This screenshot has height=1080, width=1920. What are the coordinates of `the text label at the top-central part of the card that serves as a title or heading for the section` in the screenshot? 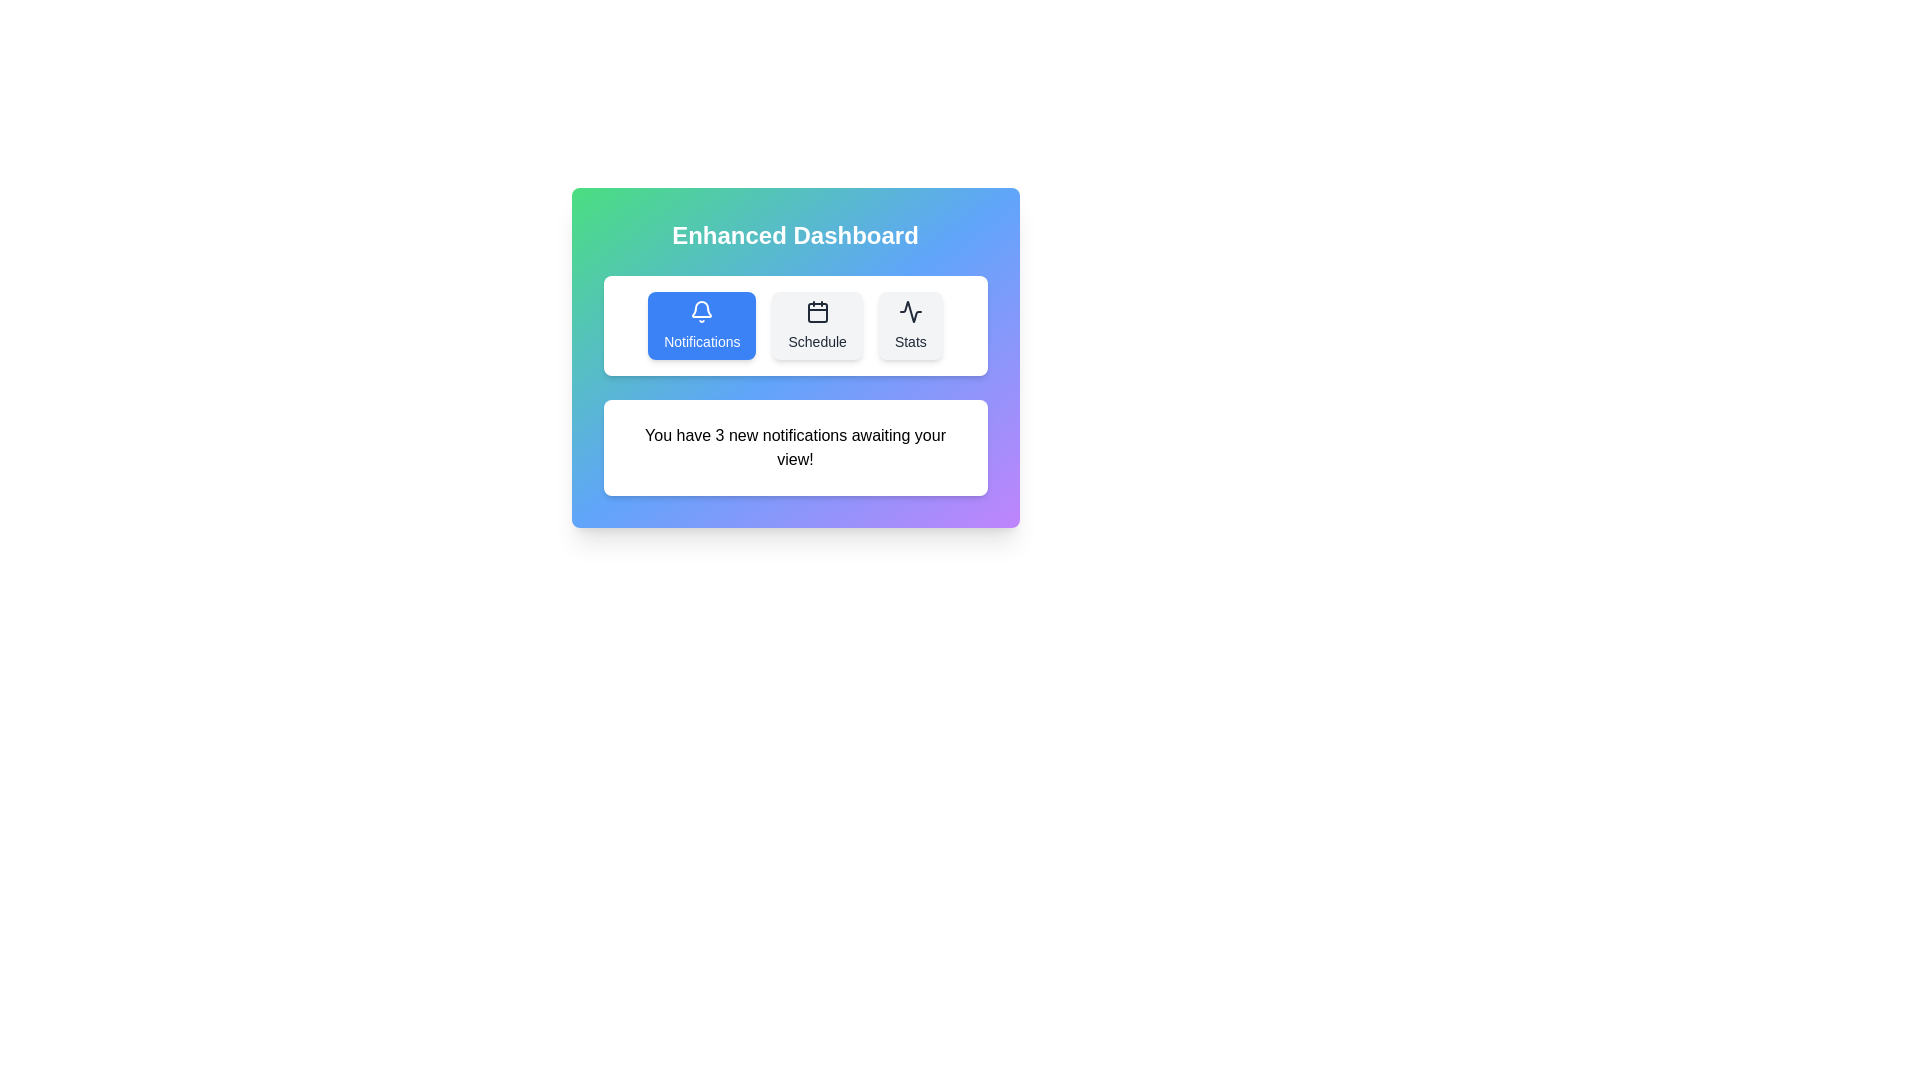 It's located at (794, 234).